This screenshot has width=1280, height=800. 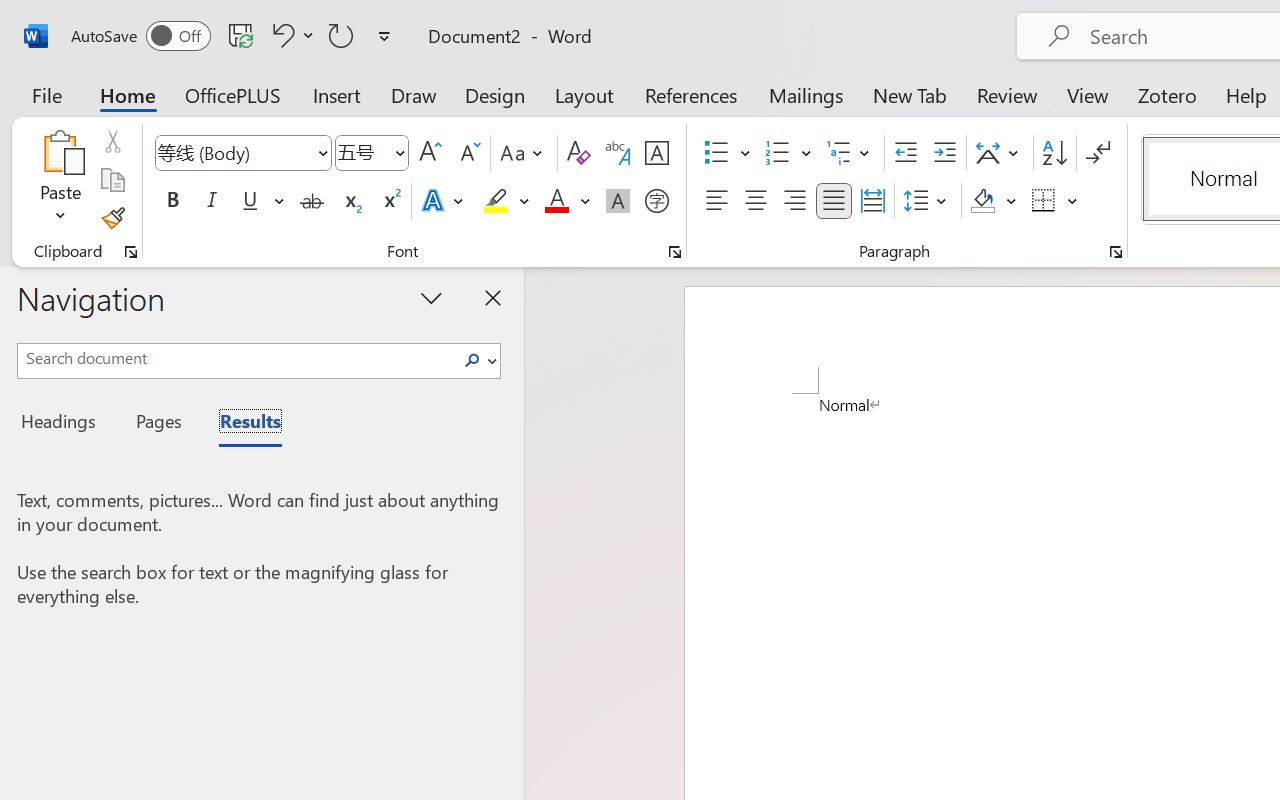 I want to click on 'Text Highlight Color', so click(x=506, y=201).